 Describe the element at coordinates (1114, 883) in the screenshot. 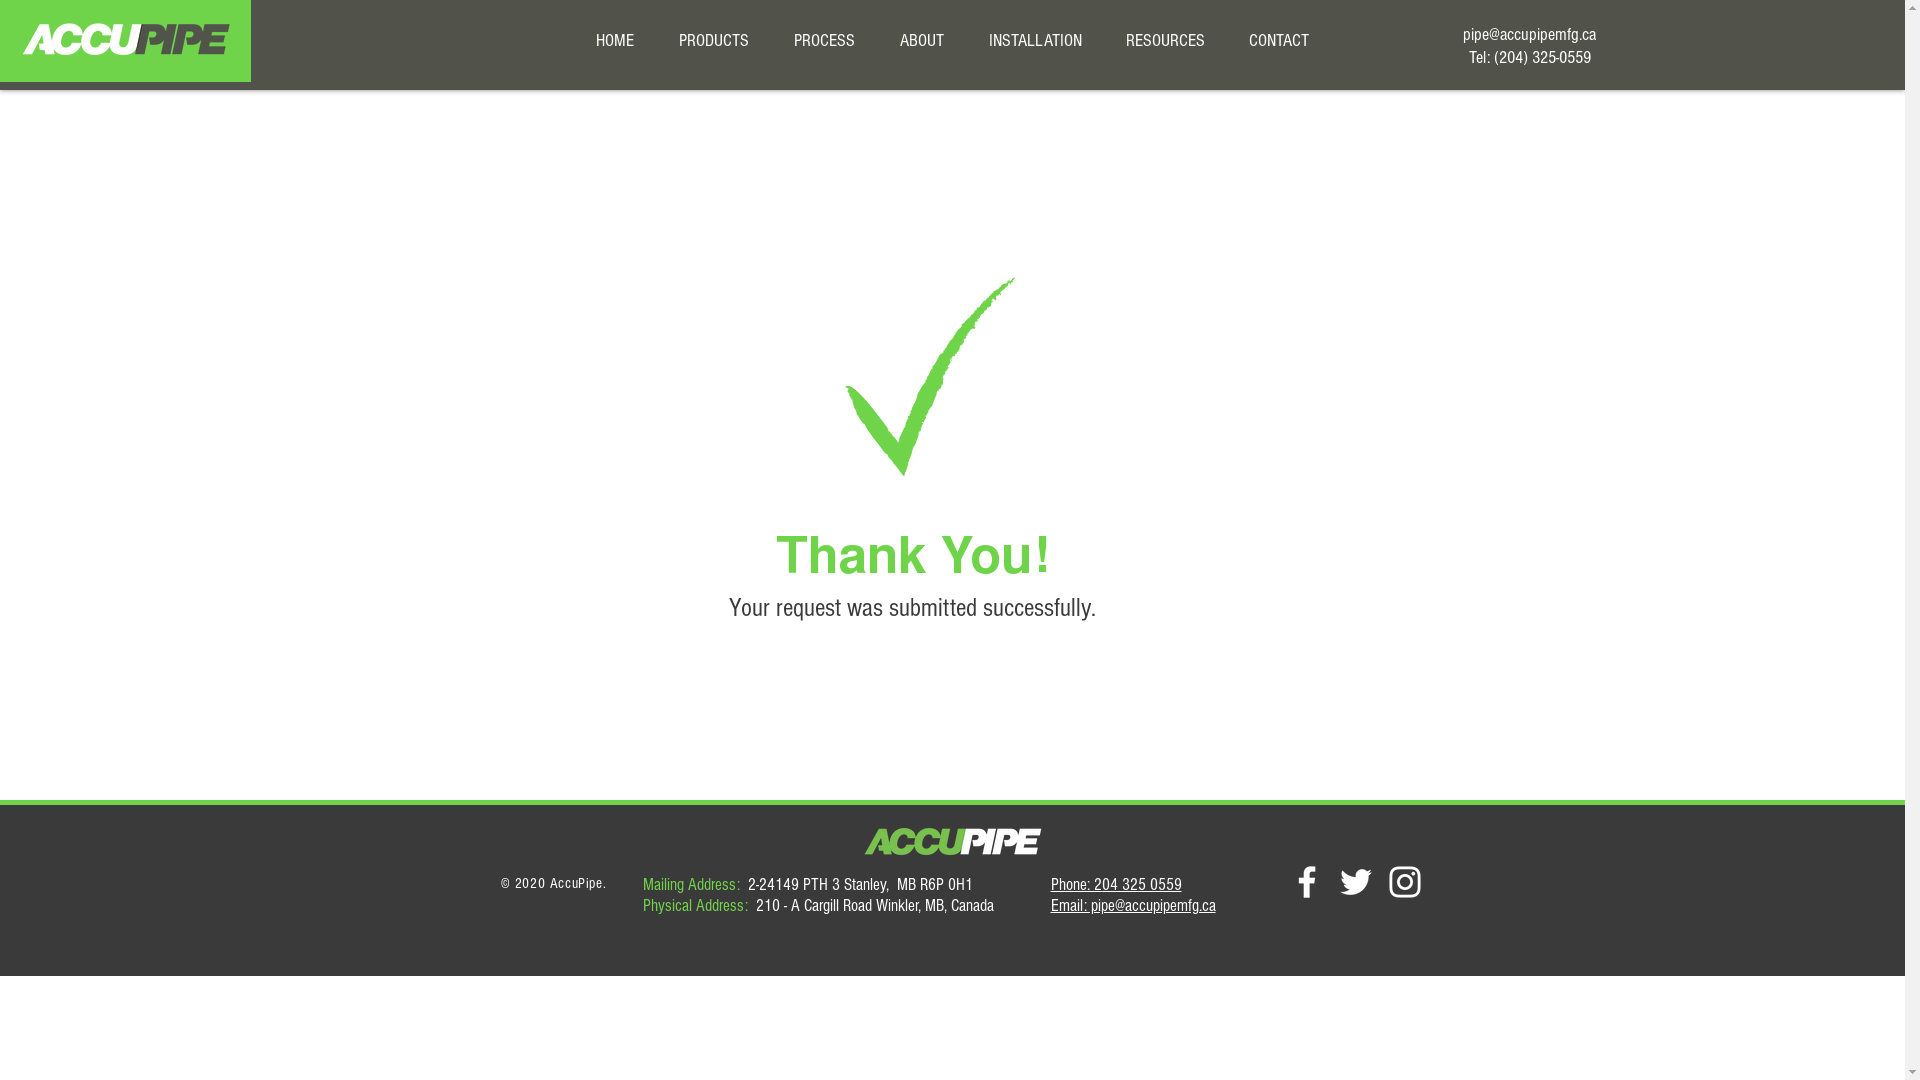

I see `'Phone: 204 325 0559'` at that location.